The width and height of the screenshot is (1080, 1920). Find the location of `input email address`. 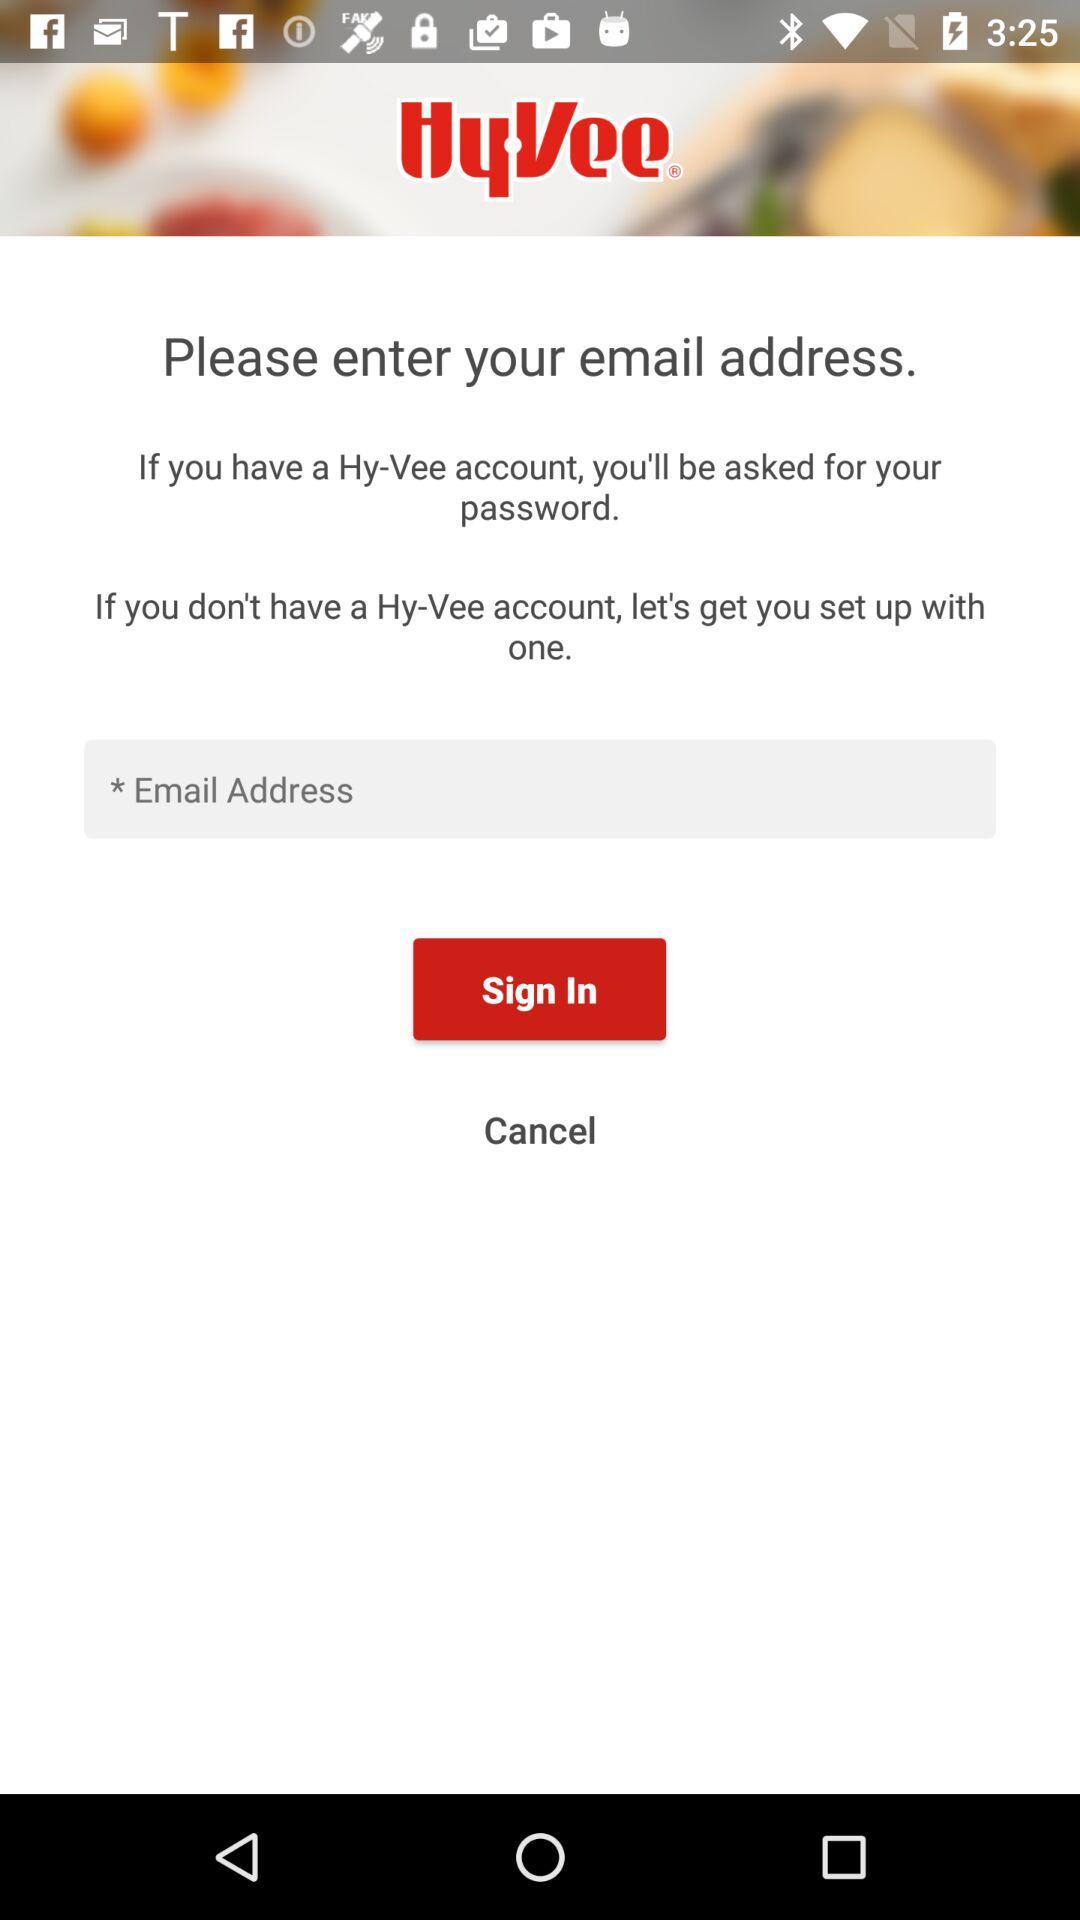

input email address is located at coordinates (540, 787).